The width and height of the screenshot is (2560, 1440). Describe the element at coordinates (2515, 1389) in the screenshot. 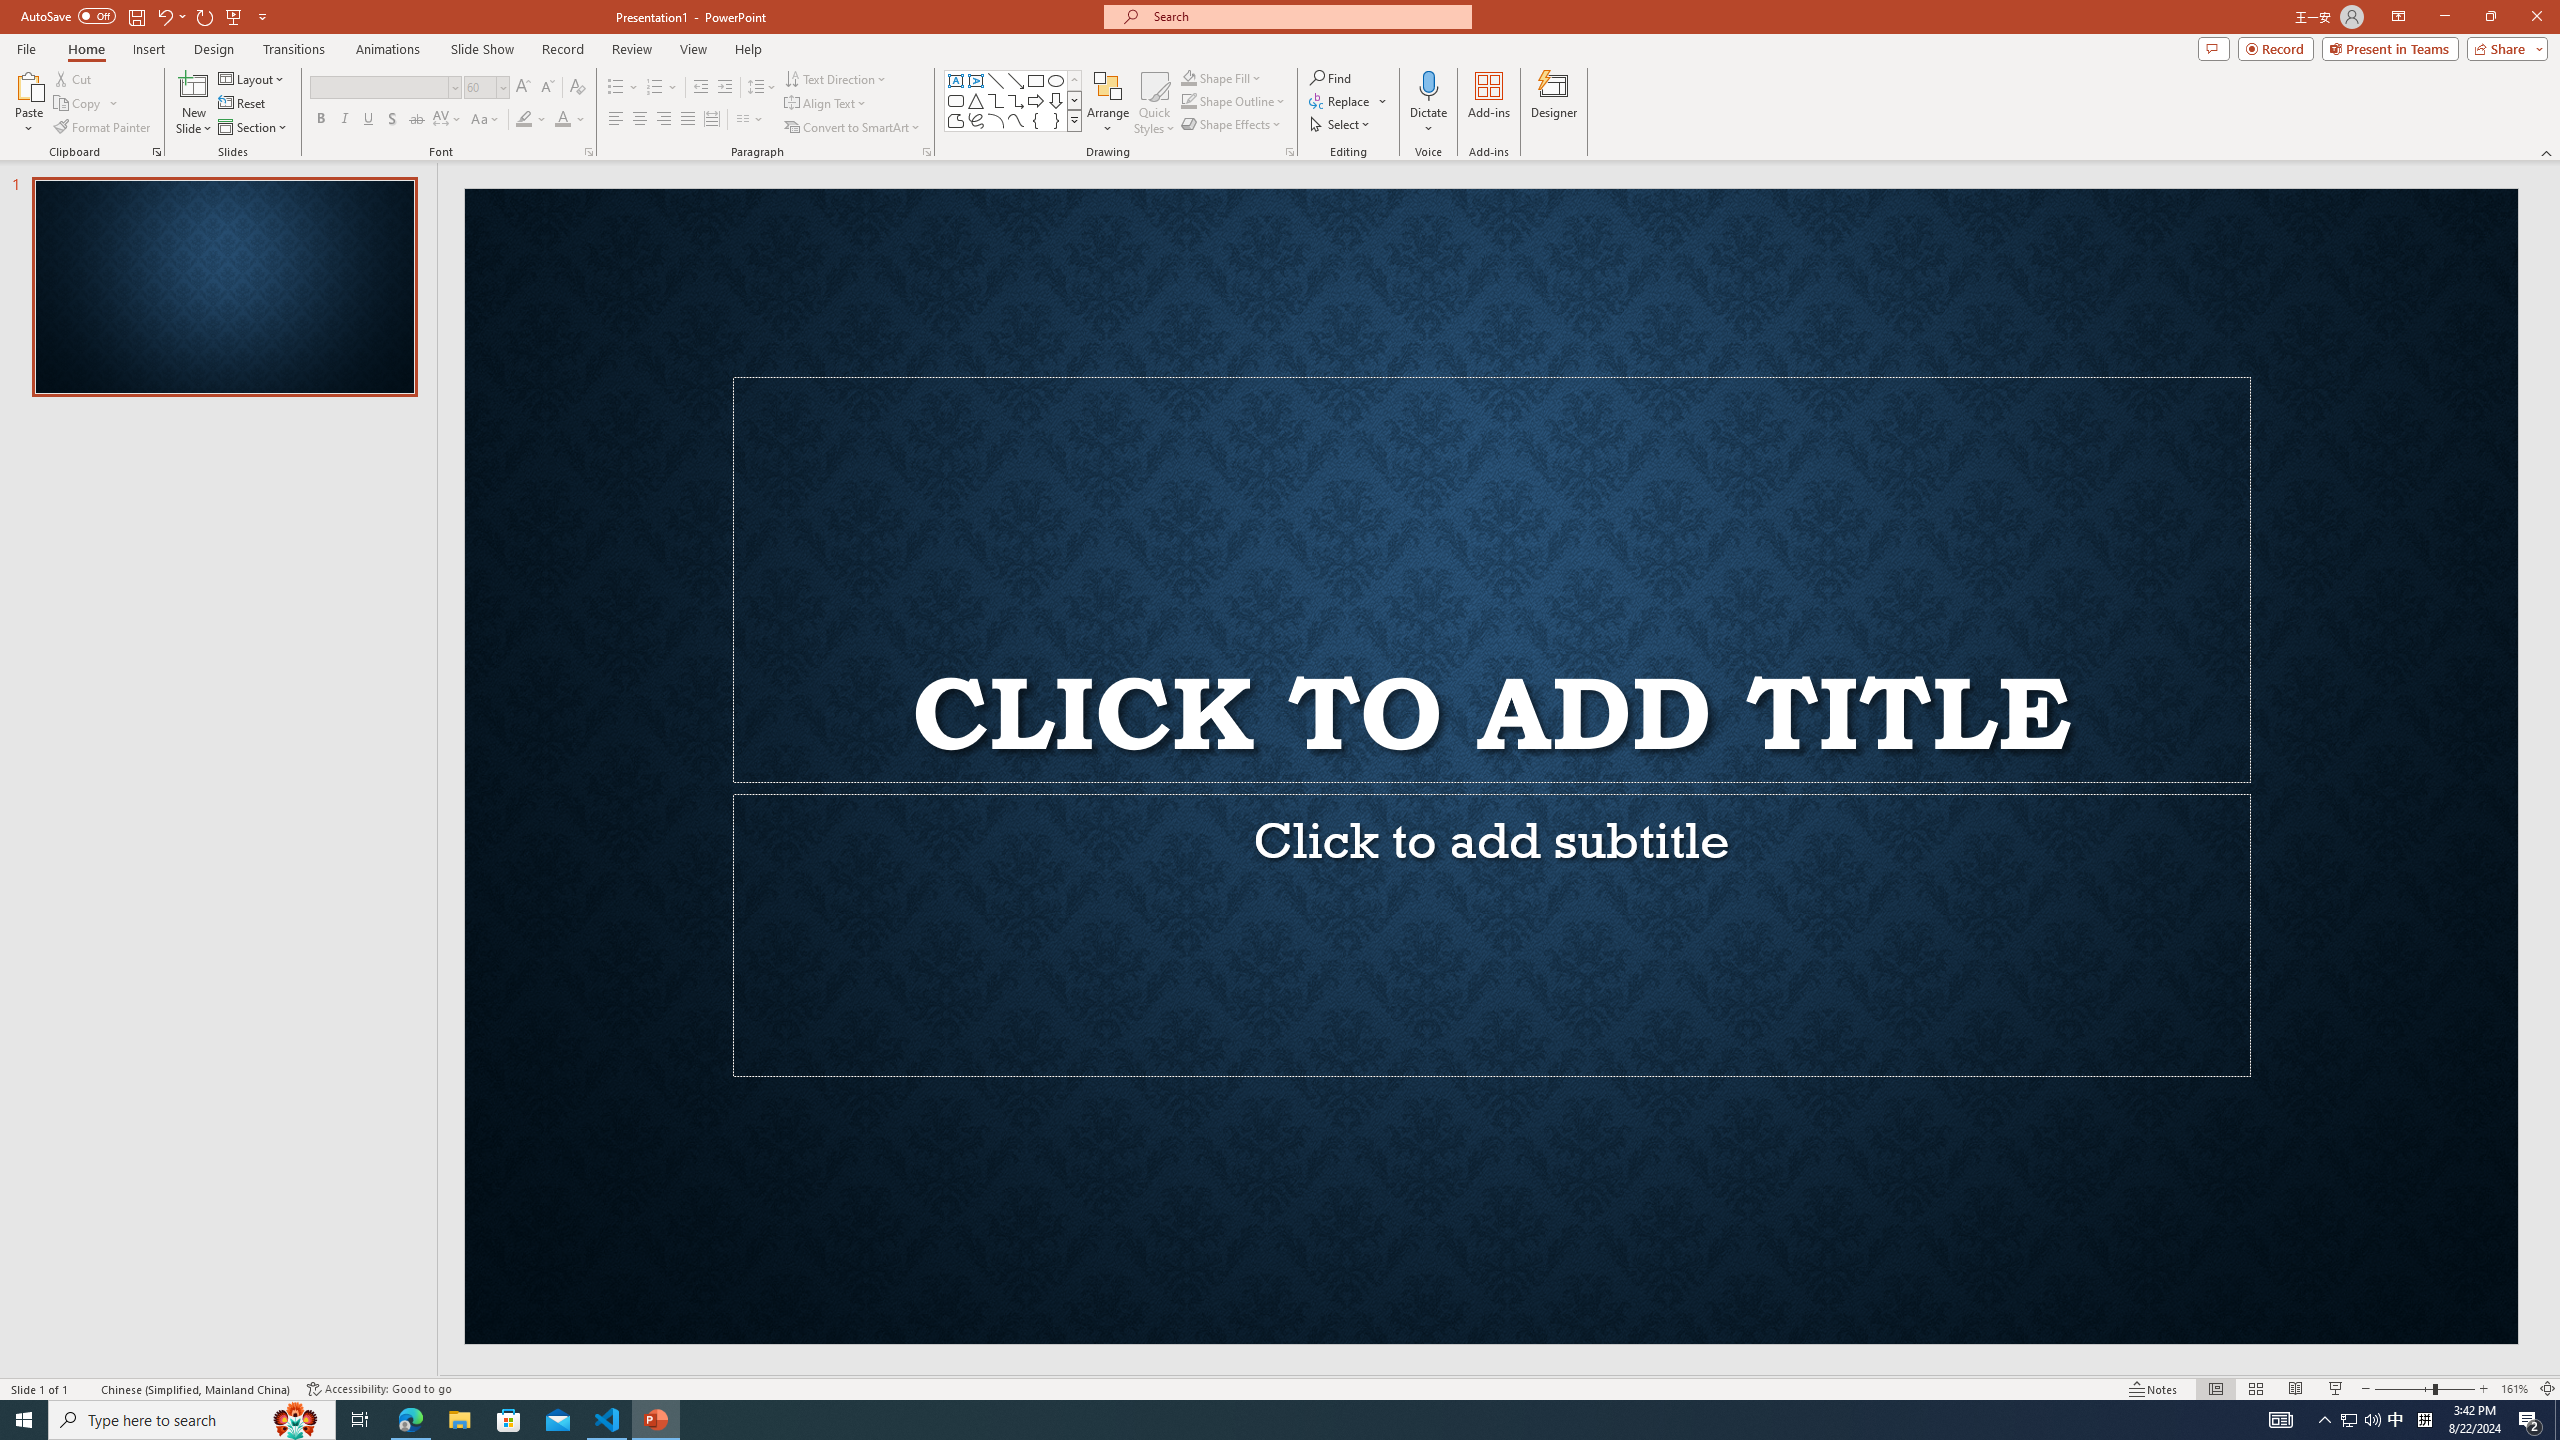

I see `'Zoom 161%'` at that location.